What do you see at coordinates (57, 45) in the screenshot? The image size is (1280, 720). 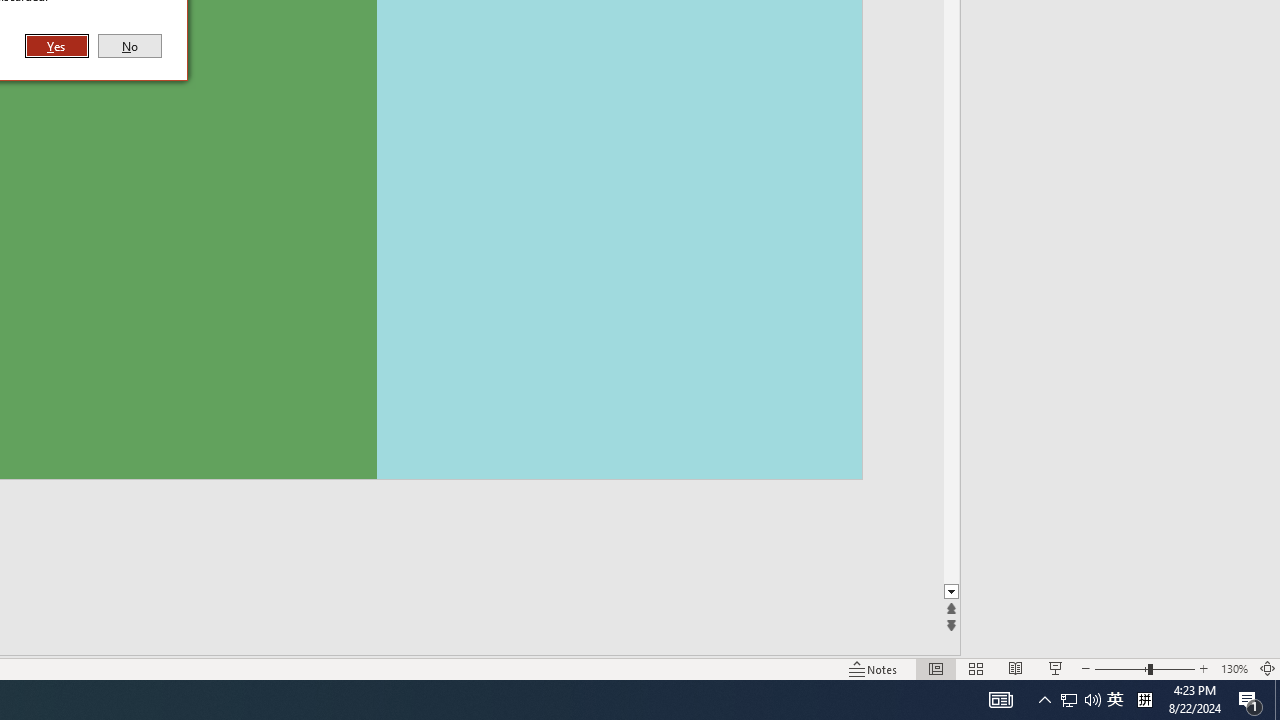 I see `'Yes'` at bounding box center [57, 45].